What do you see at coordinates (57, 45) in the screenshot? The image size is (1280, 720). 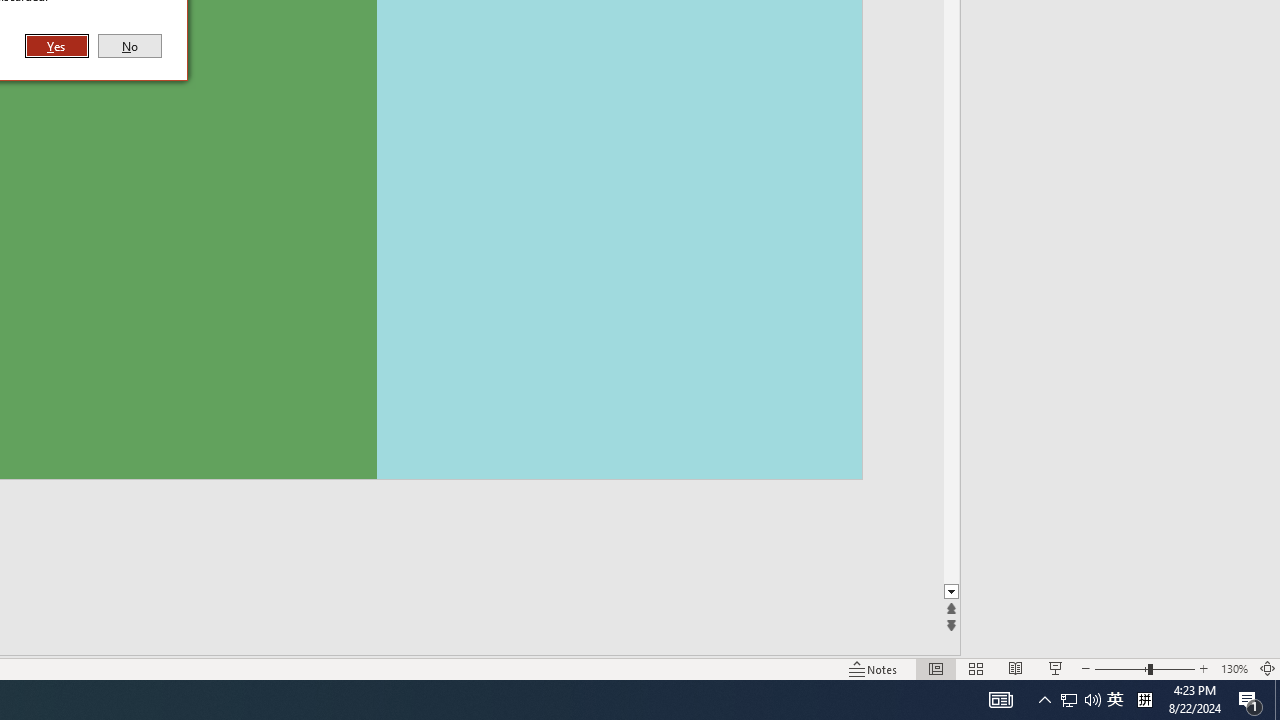 I see `'Yes'` at bounding box center [57, 45].